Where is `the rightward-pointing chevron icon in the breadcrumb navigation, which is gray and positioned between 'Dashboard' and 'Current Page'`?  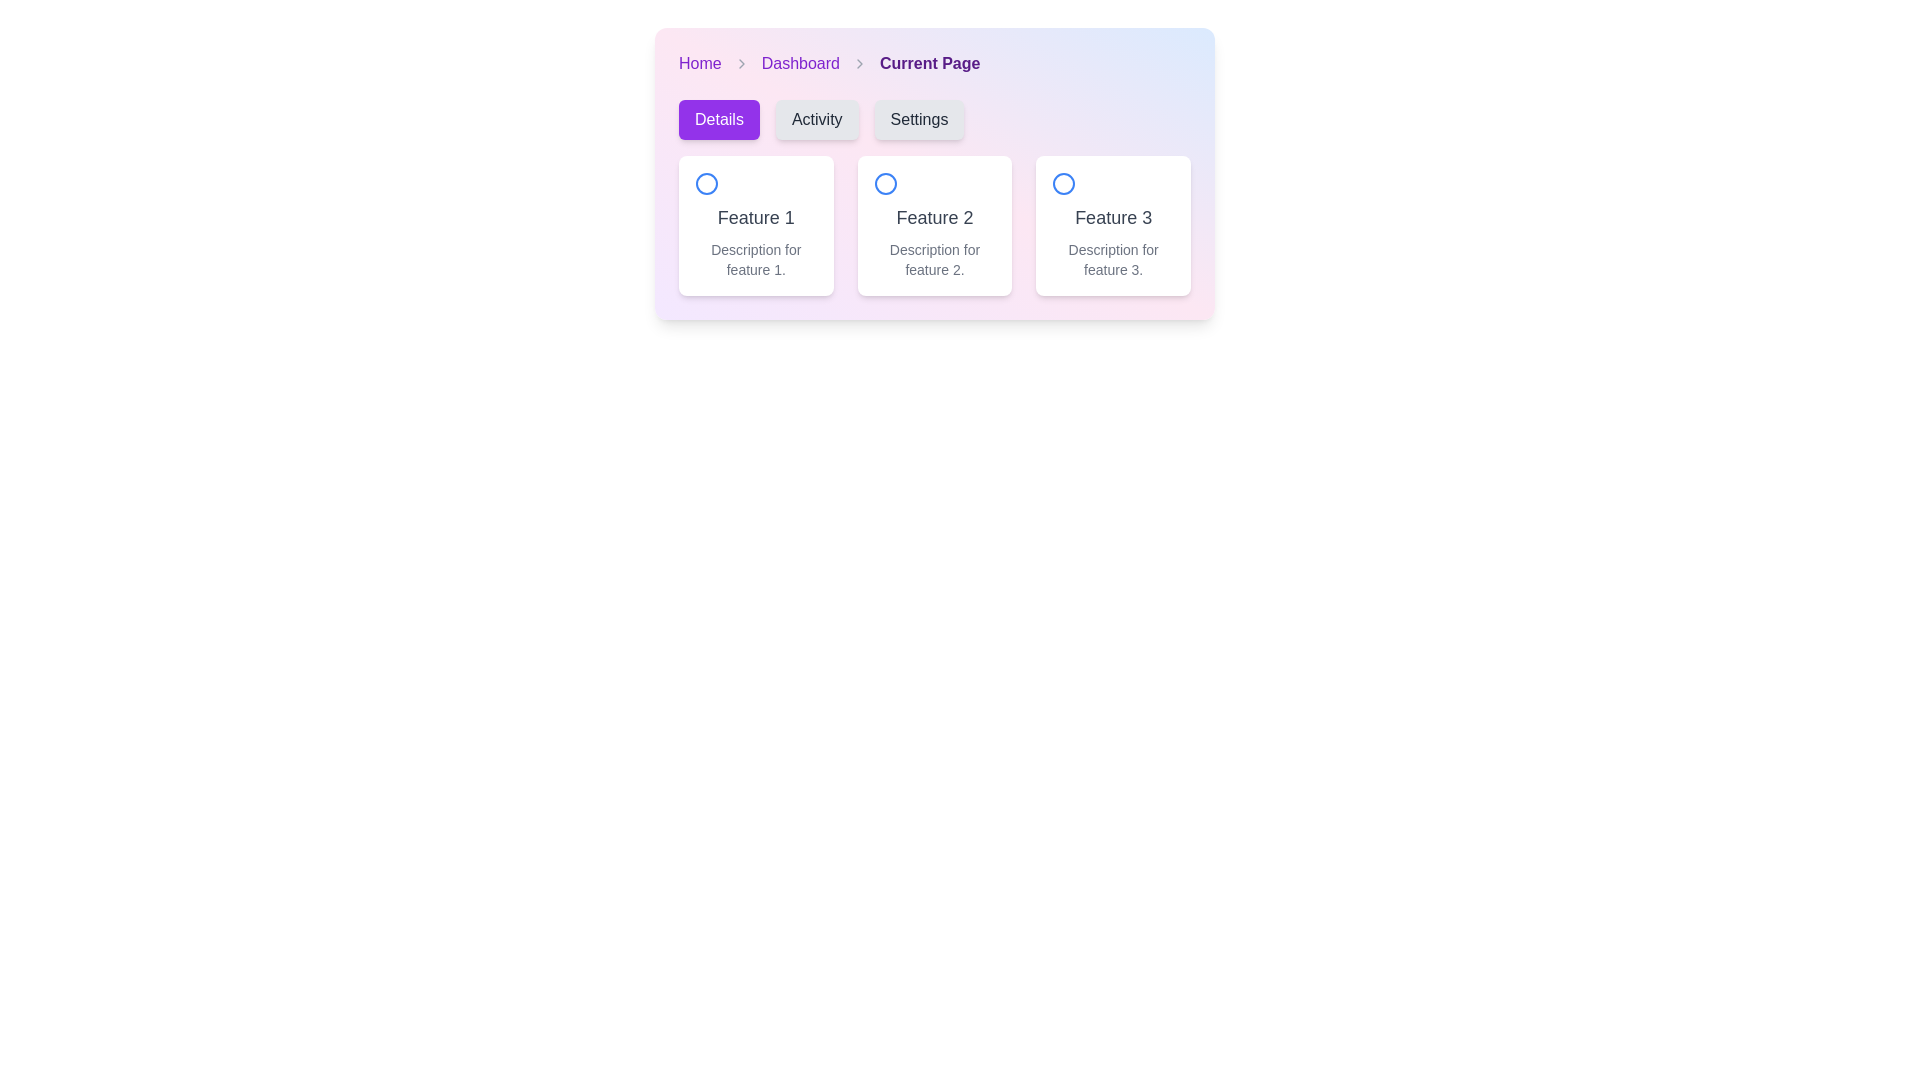
the rightward-pointing chevron icon in the breadcrumb navigation, which is gray and positioned between 'Dashboard' and 'Current Page' is located at coordinates (859, 63).